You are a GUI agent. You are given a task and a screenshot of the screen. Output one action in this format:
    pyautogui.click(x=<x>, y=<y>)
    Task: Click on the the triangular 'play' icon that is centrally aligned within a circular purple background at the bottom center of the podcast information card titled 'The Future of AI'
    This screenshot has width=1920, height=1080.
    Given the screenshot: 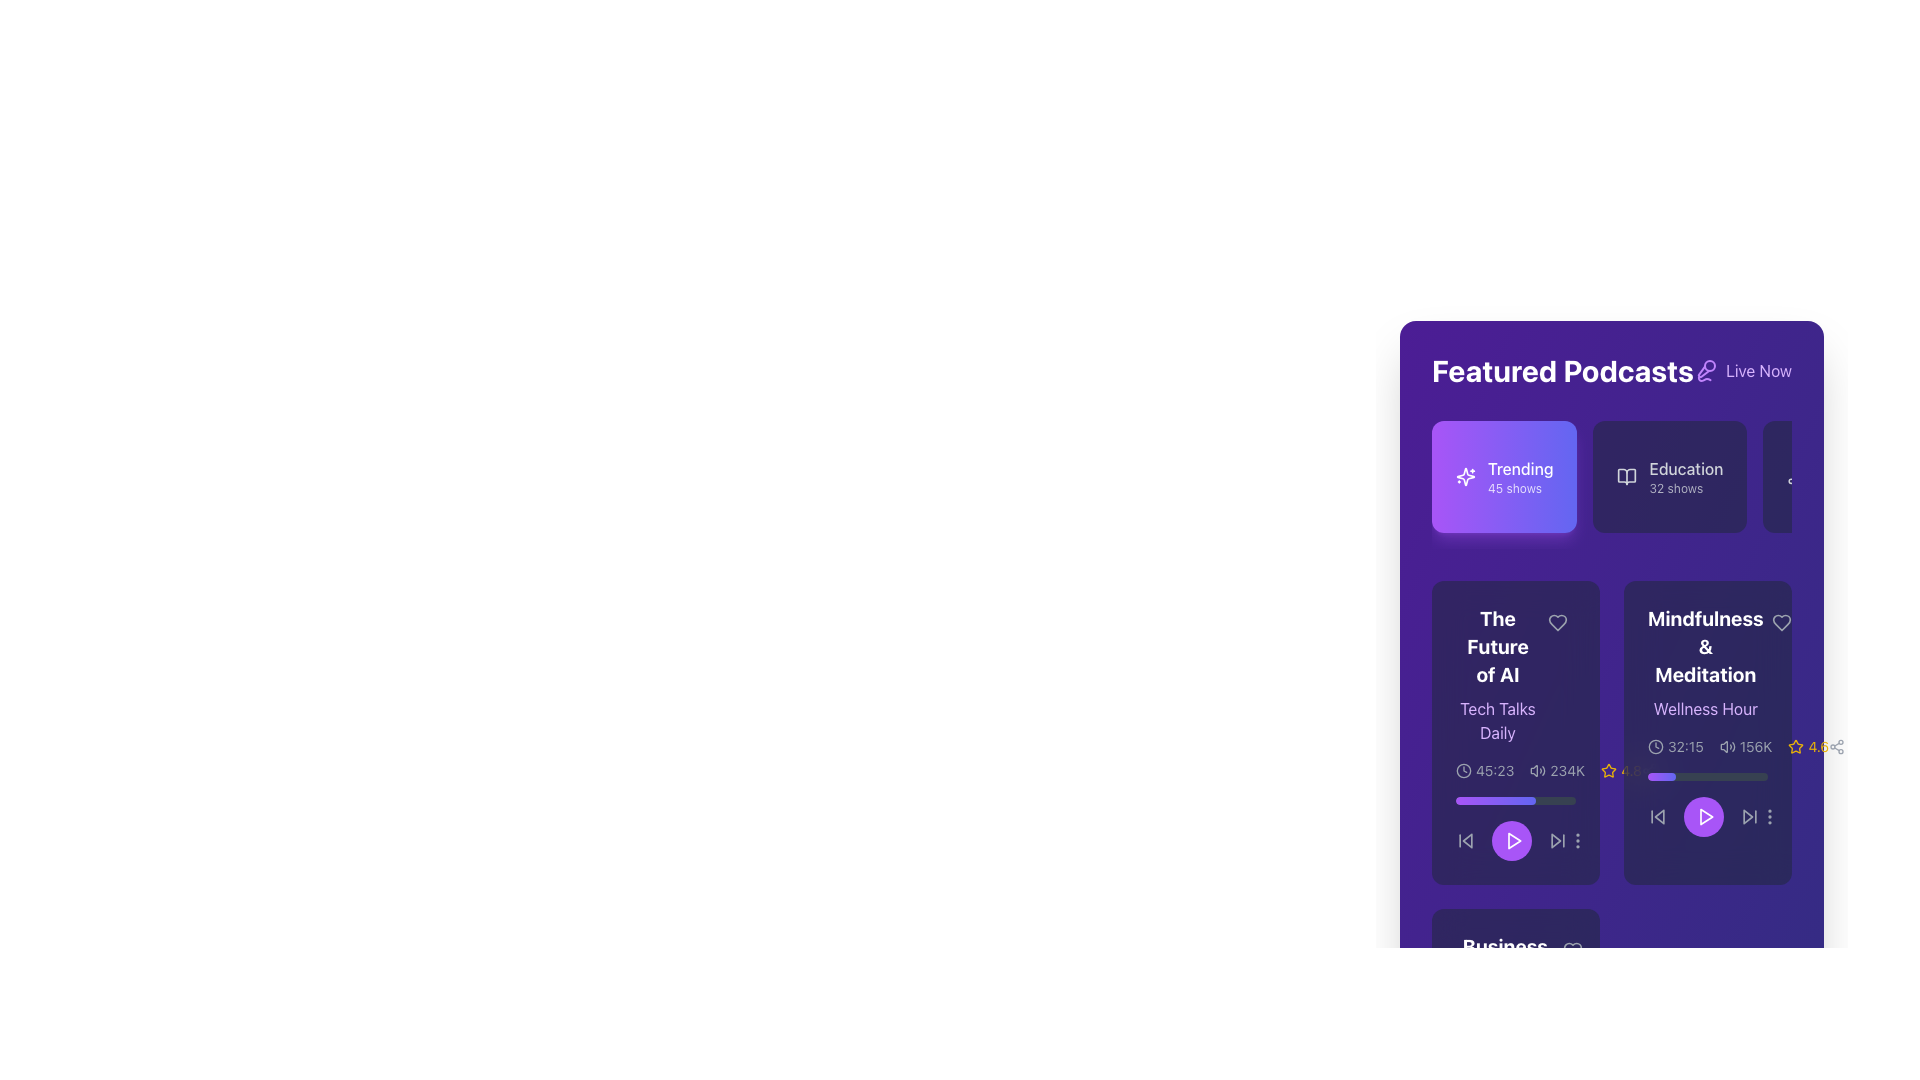 What is the action you would take?
    pyautogui.click(x=1513, y=840)
    